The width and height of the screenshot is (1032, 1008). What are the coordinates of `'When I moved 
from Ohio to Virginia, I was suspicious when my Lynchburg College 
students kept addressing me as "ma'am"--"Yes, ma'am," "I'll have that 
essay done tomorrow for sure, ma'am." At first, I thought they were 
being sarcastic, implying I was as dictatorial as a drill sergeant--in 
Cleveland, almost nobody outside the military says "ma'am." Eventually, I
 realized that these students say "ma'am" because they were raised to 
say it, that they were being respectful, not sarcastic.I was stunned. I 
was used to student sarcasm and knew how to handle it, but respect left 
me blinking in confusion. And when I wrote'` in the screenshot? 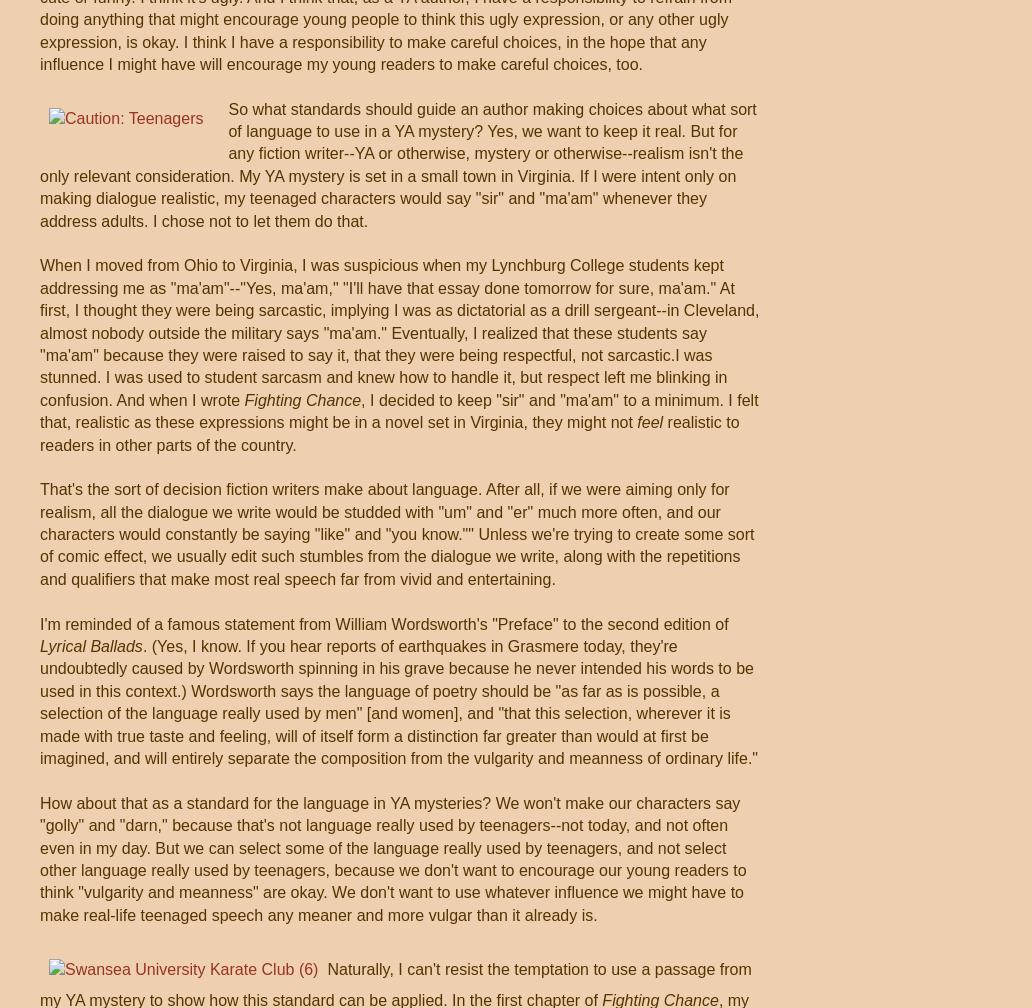 It's located at (398, 332).